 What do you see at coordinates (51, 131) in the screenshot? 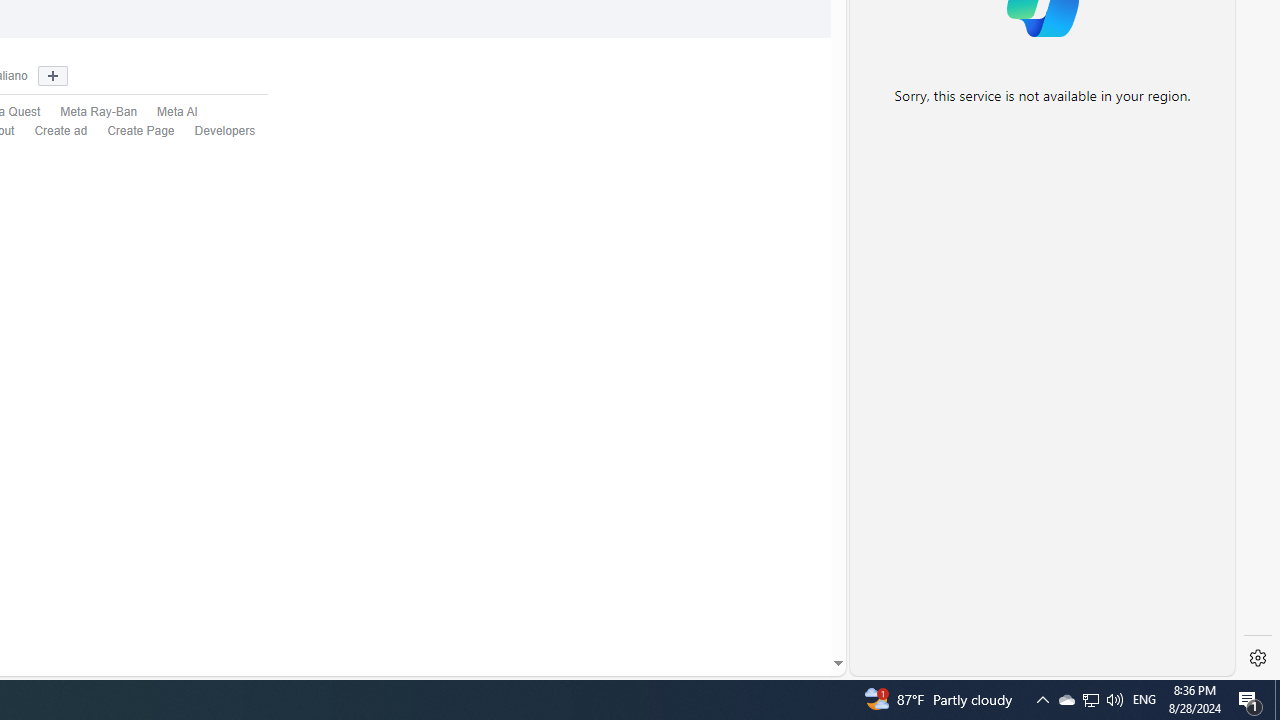
I see `'Create ad'` at bounding box center [51, 131].